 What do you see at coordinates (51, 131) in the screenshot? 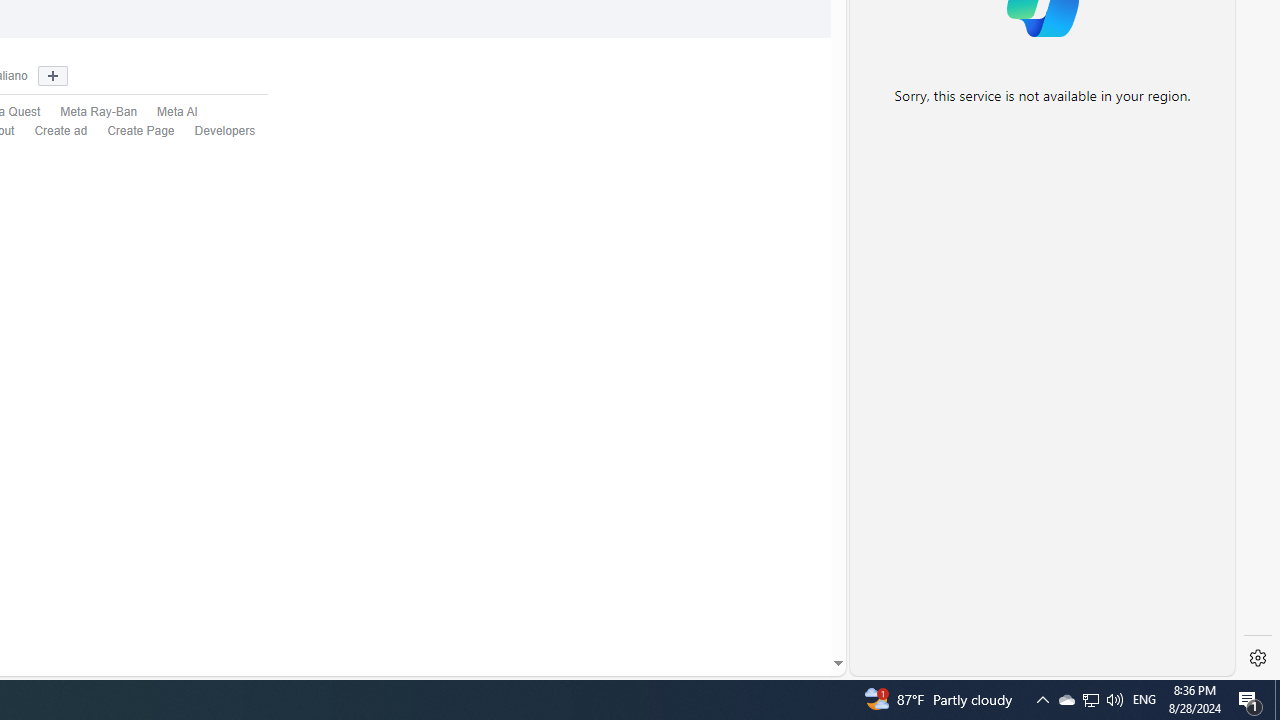
I see `'Create ad'` at bounding box center [51, 131].